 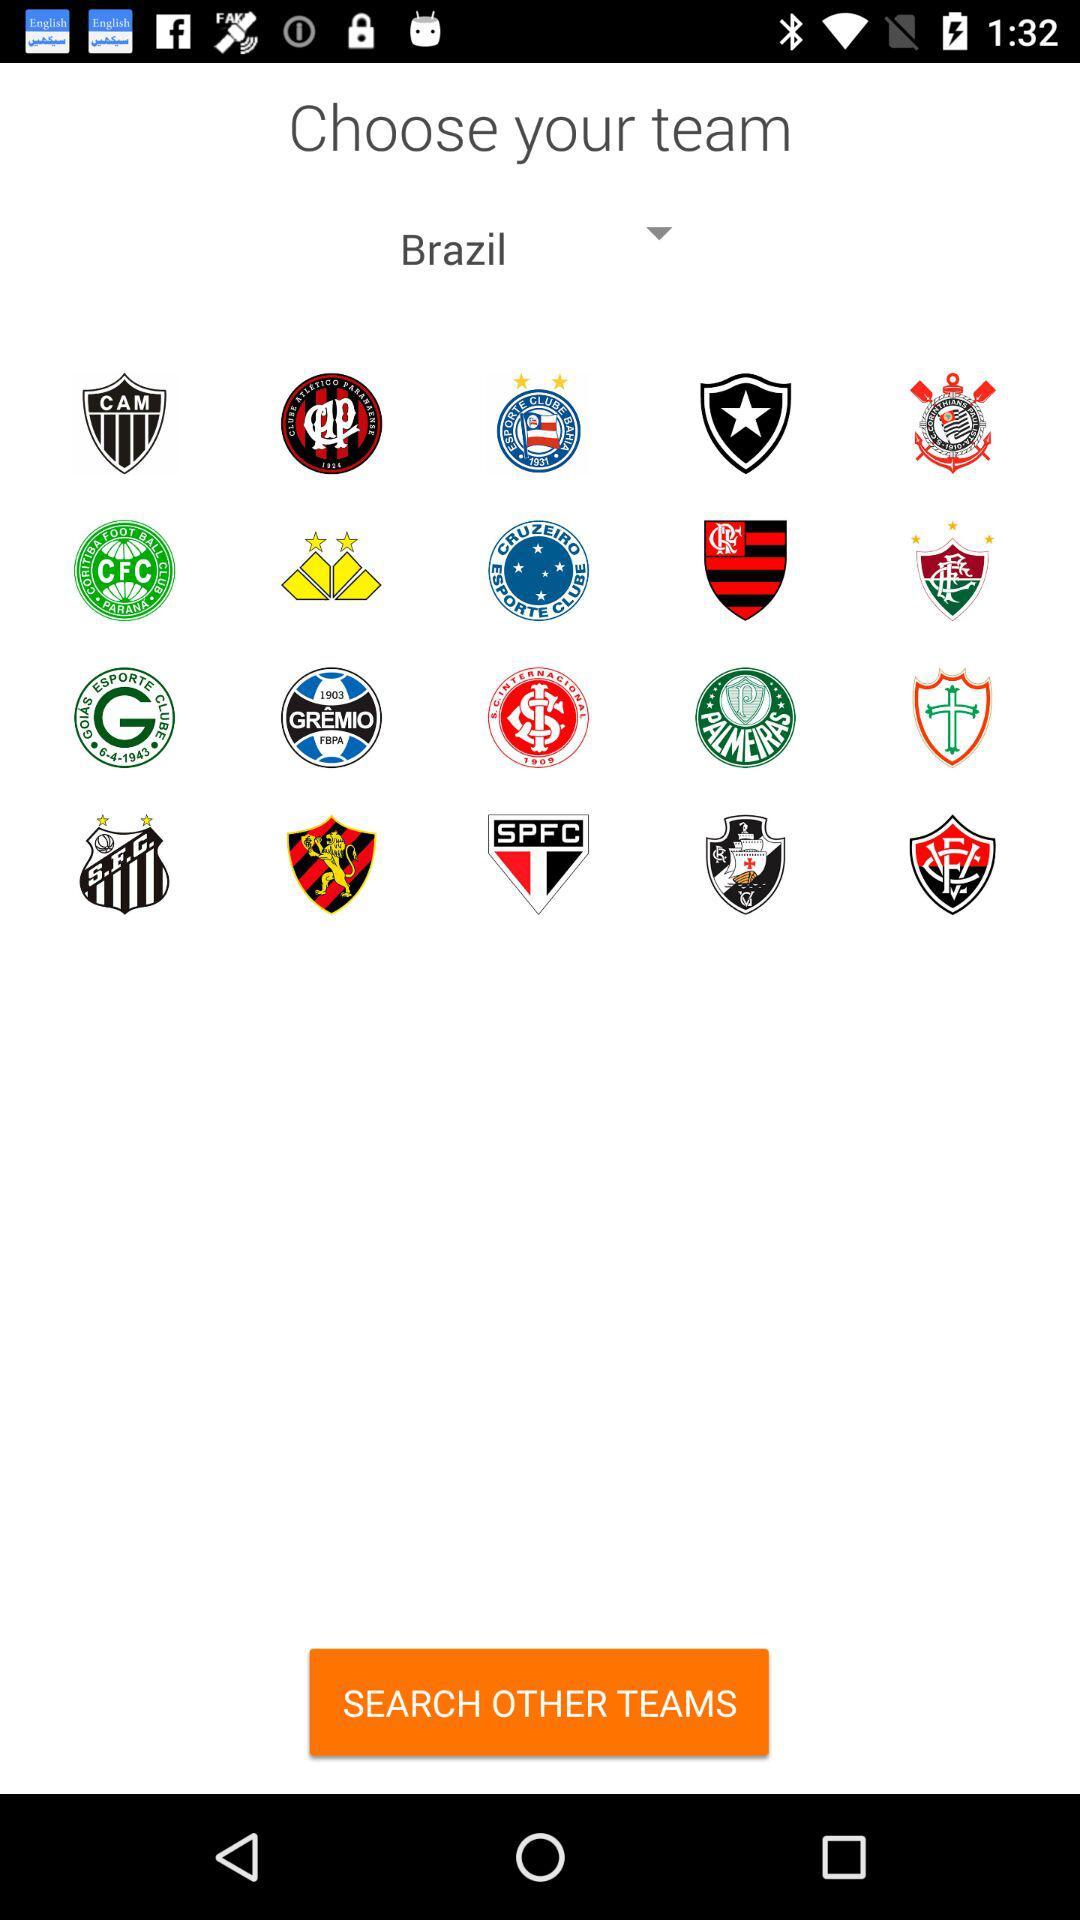 I want to click on chose option, so click(x=330, y=422).